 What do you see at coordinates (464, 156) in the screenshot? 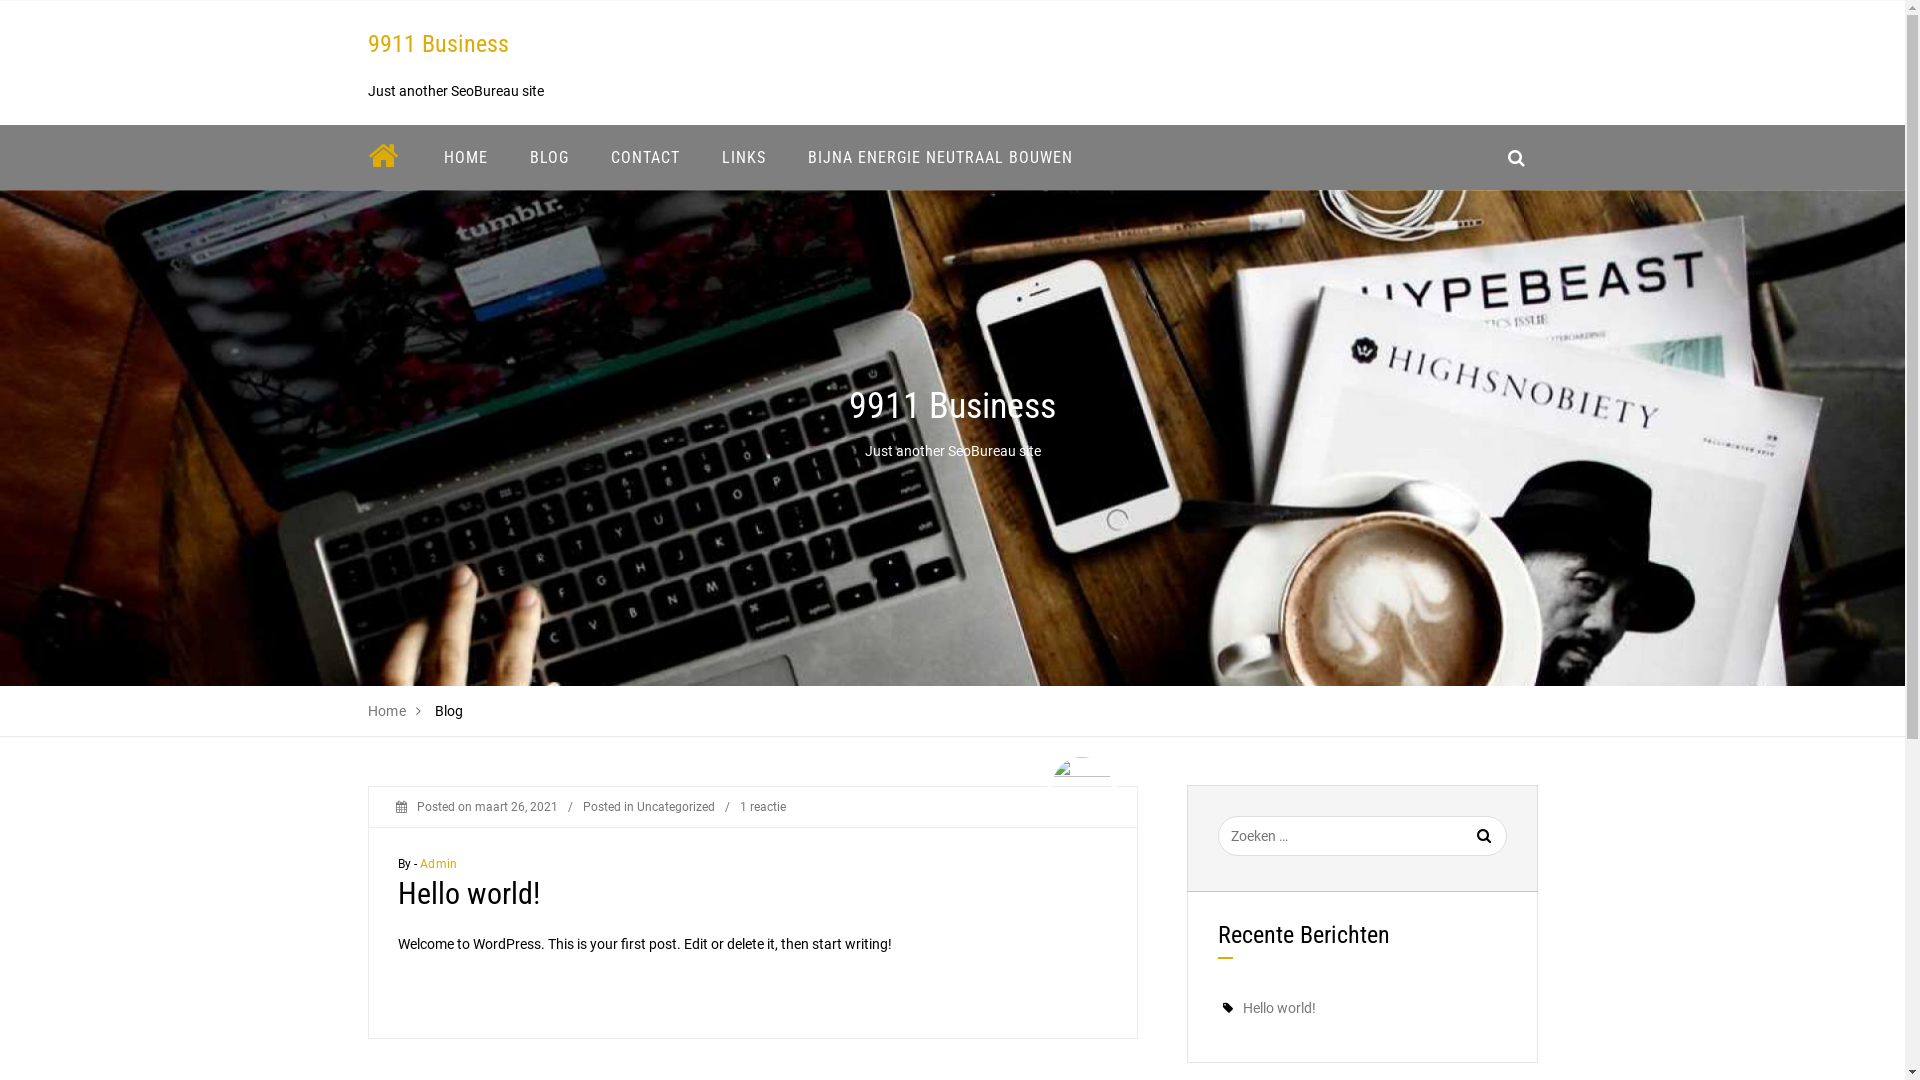
I see `'HOME'` at bounding box center [464, 156].